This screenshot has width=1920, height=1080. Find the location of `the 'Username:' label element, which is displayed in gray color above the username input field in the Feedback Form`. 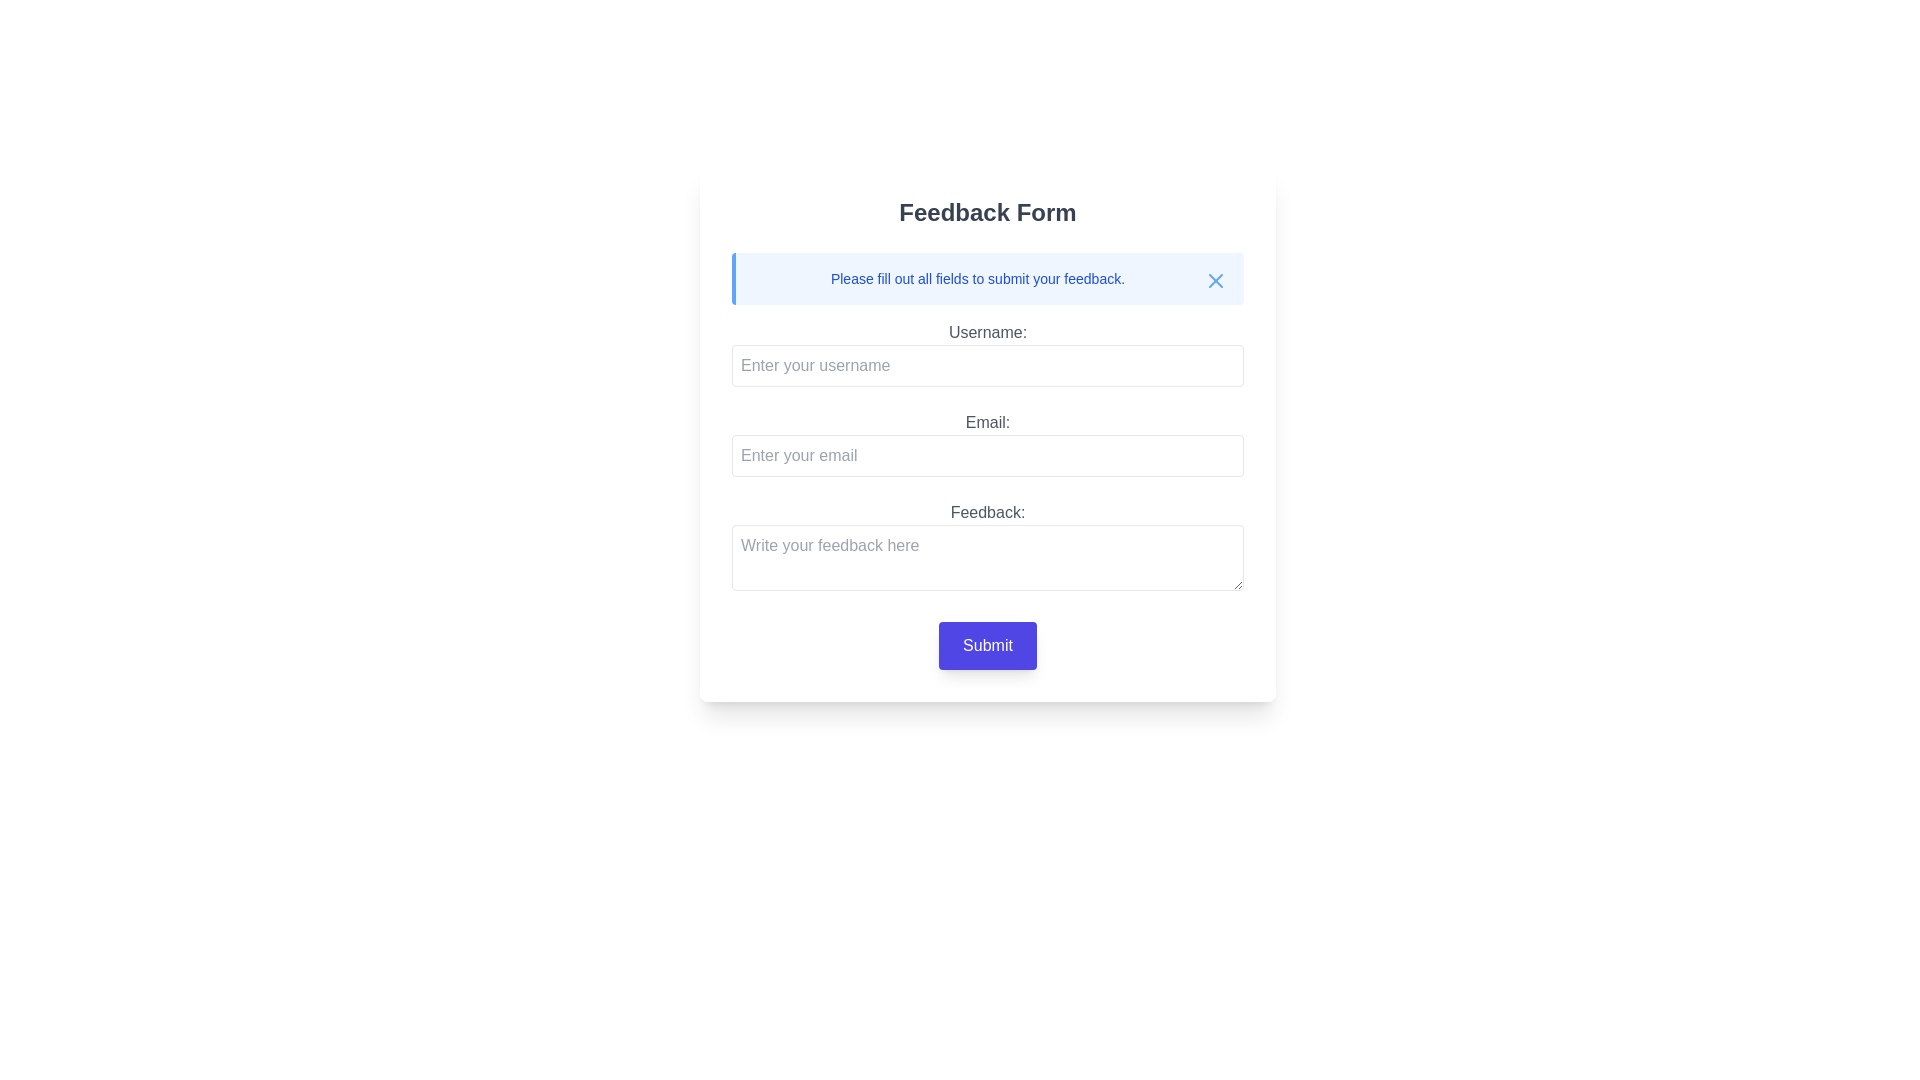

the 'Username:' label element, which is displayed in gray color above the username input field in the Feedback Form is located at coordinates (988, 331).